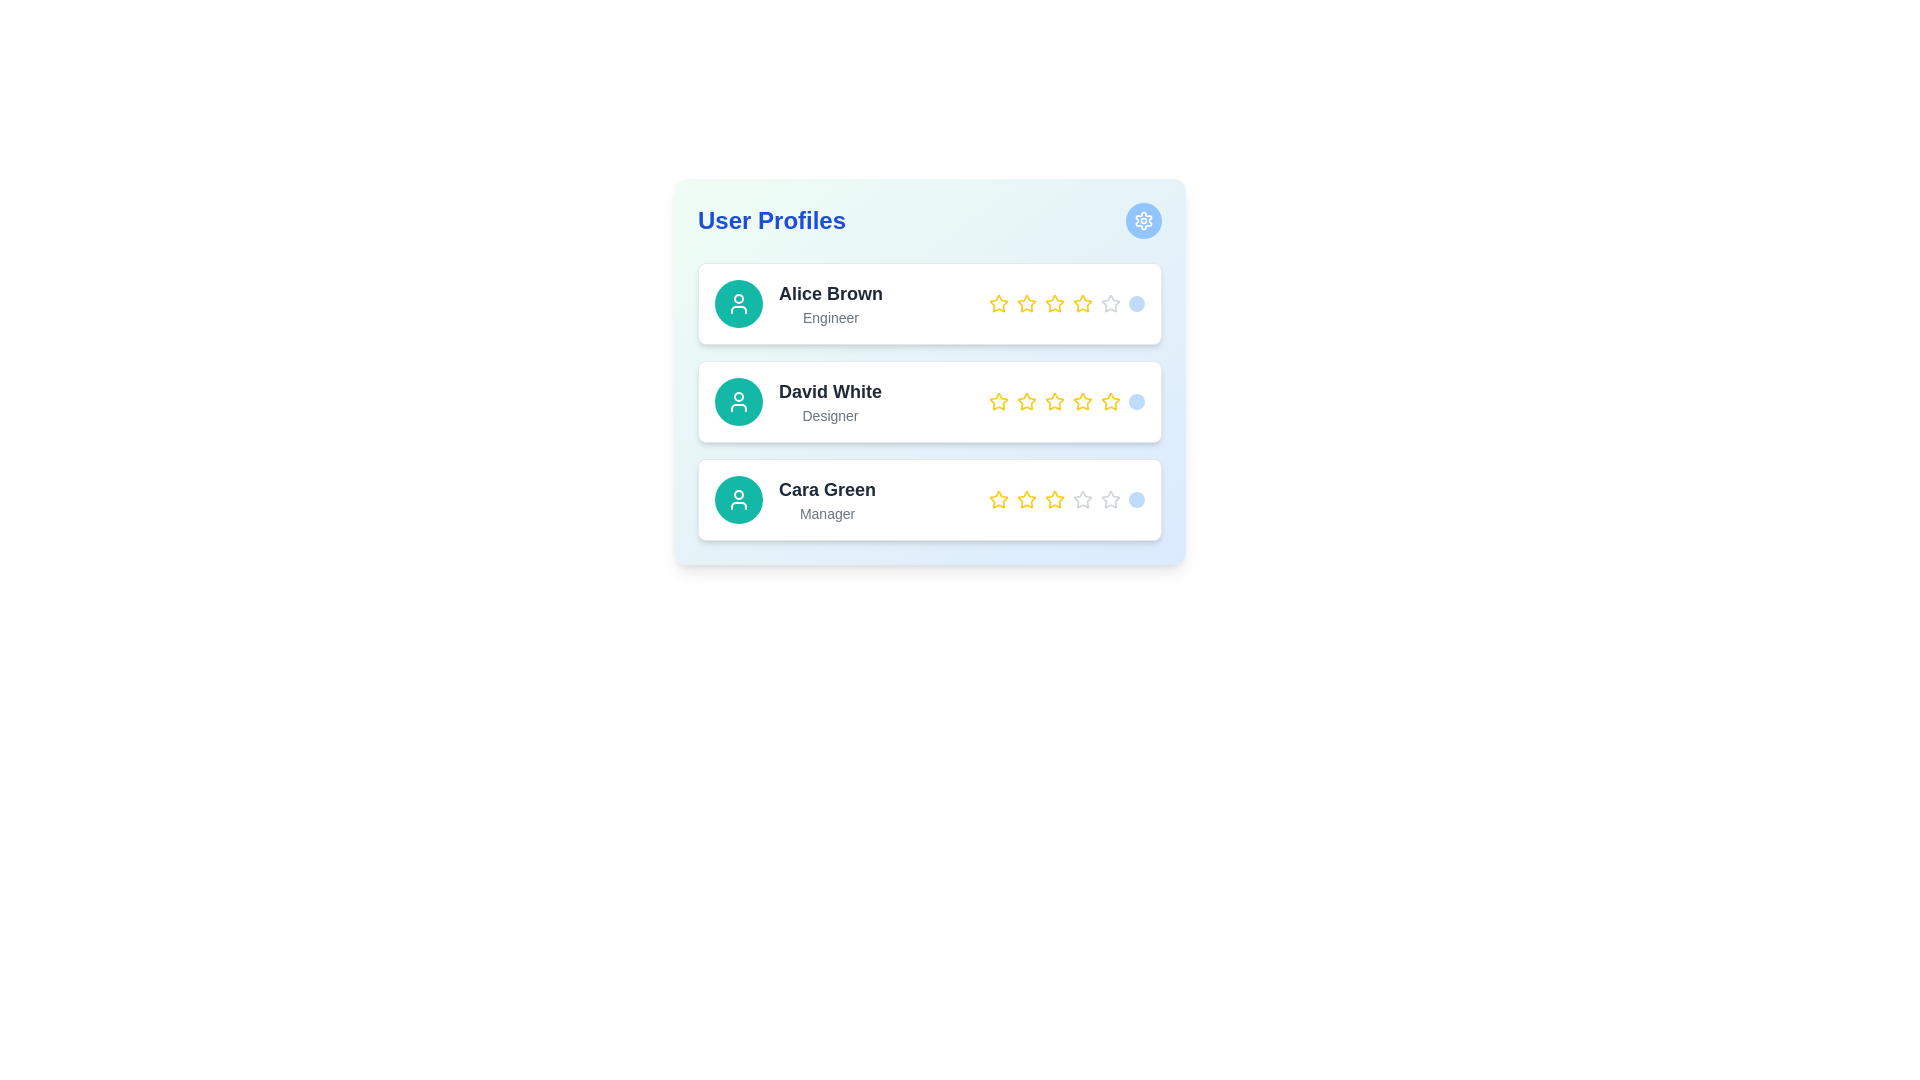  What do you see at coordinates (929, 371) in the screenshot?
I see `the star in the interactive star rating system for the user profile of David White, located in the second user profile card` at bounding box center [929, 371].